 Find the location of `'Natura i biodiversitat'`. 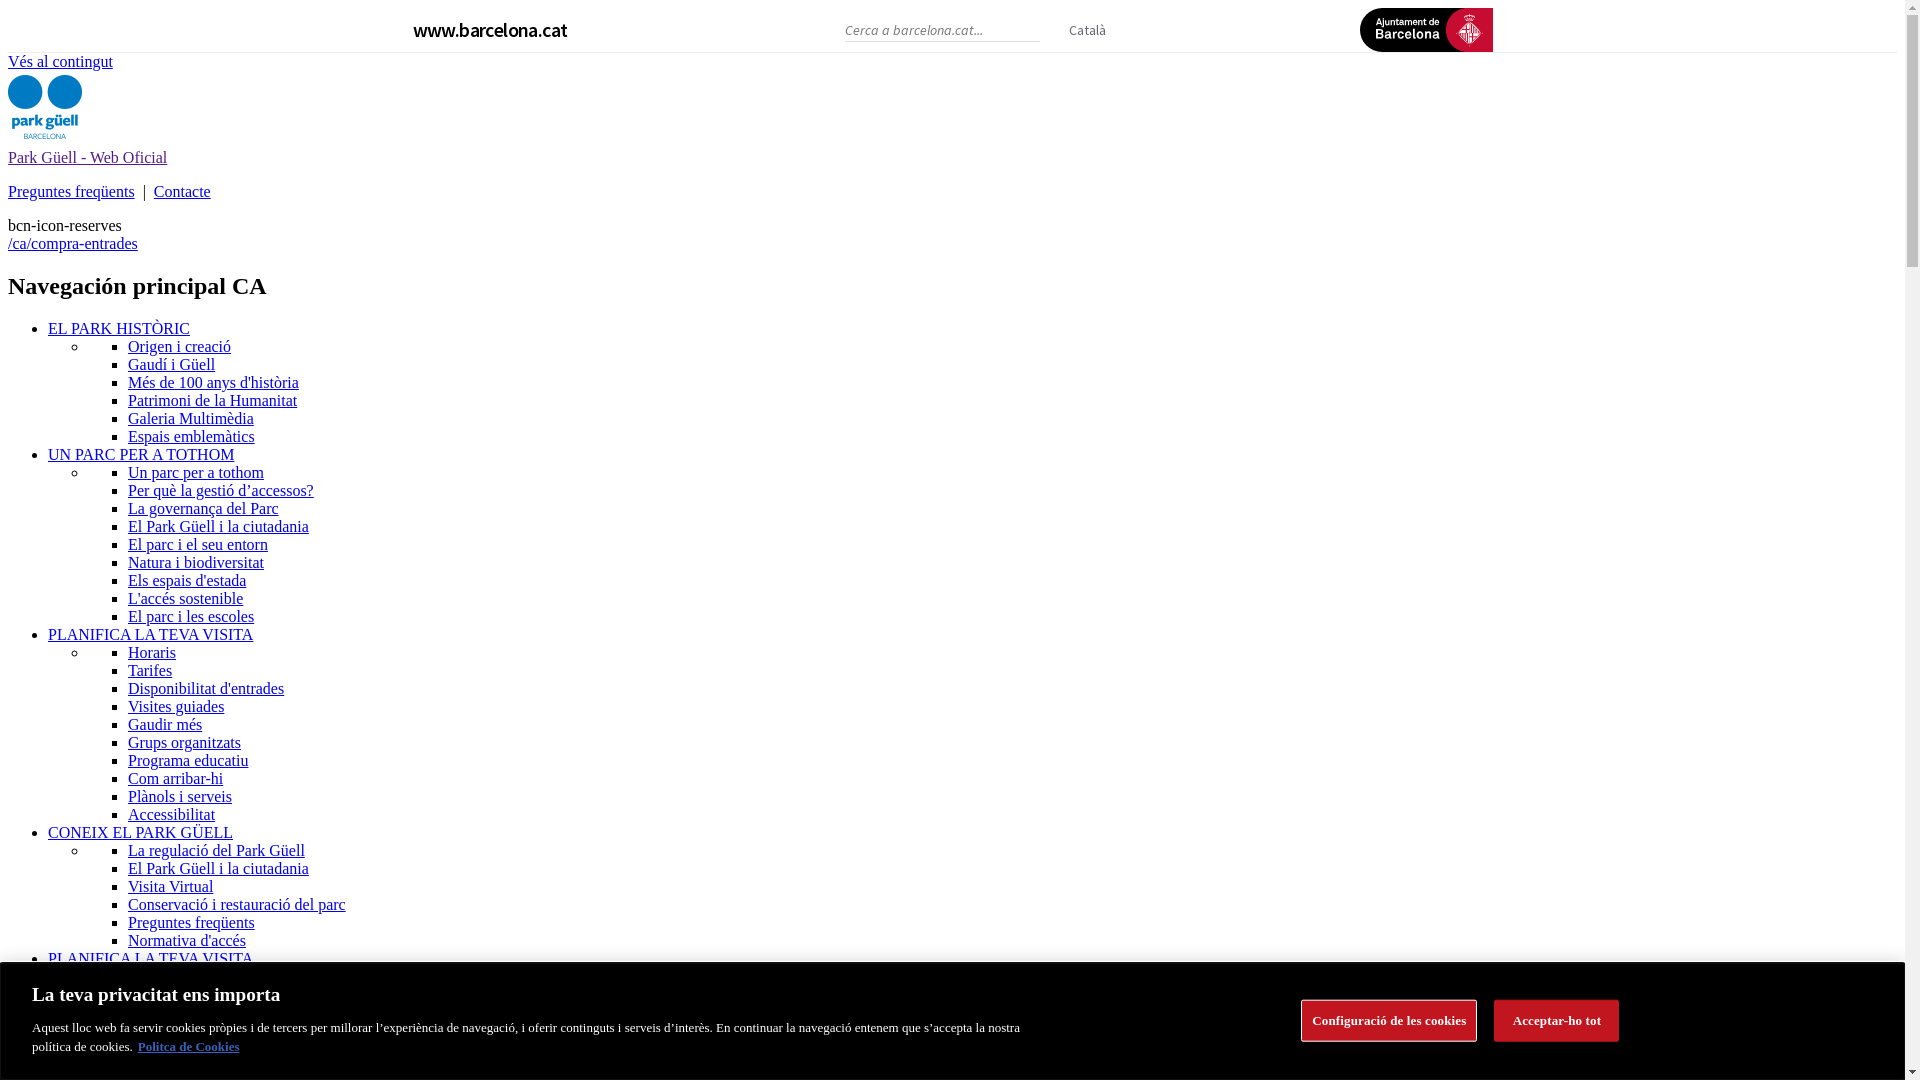

'Natura i biodiversitat' is located at coordinates (196, 562).